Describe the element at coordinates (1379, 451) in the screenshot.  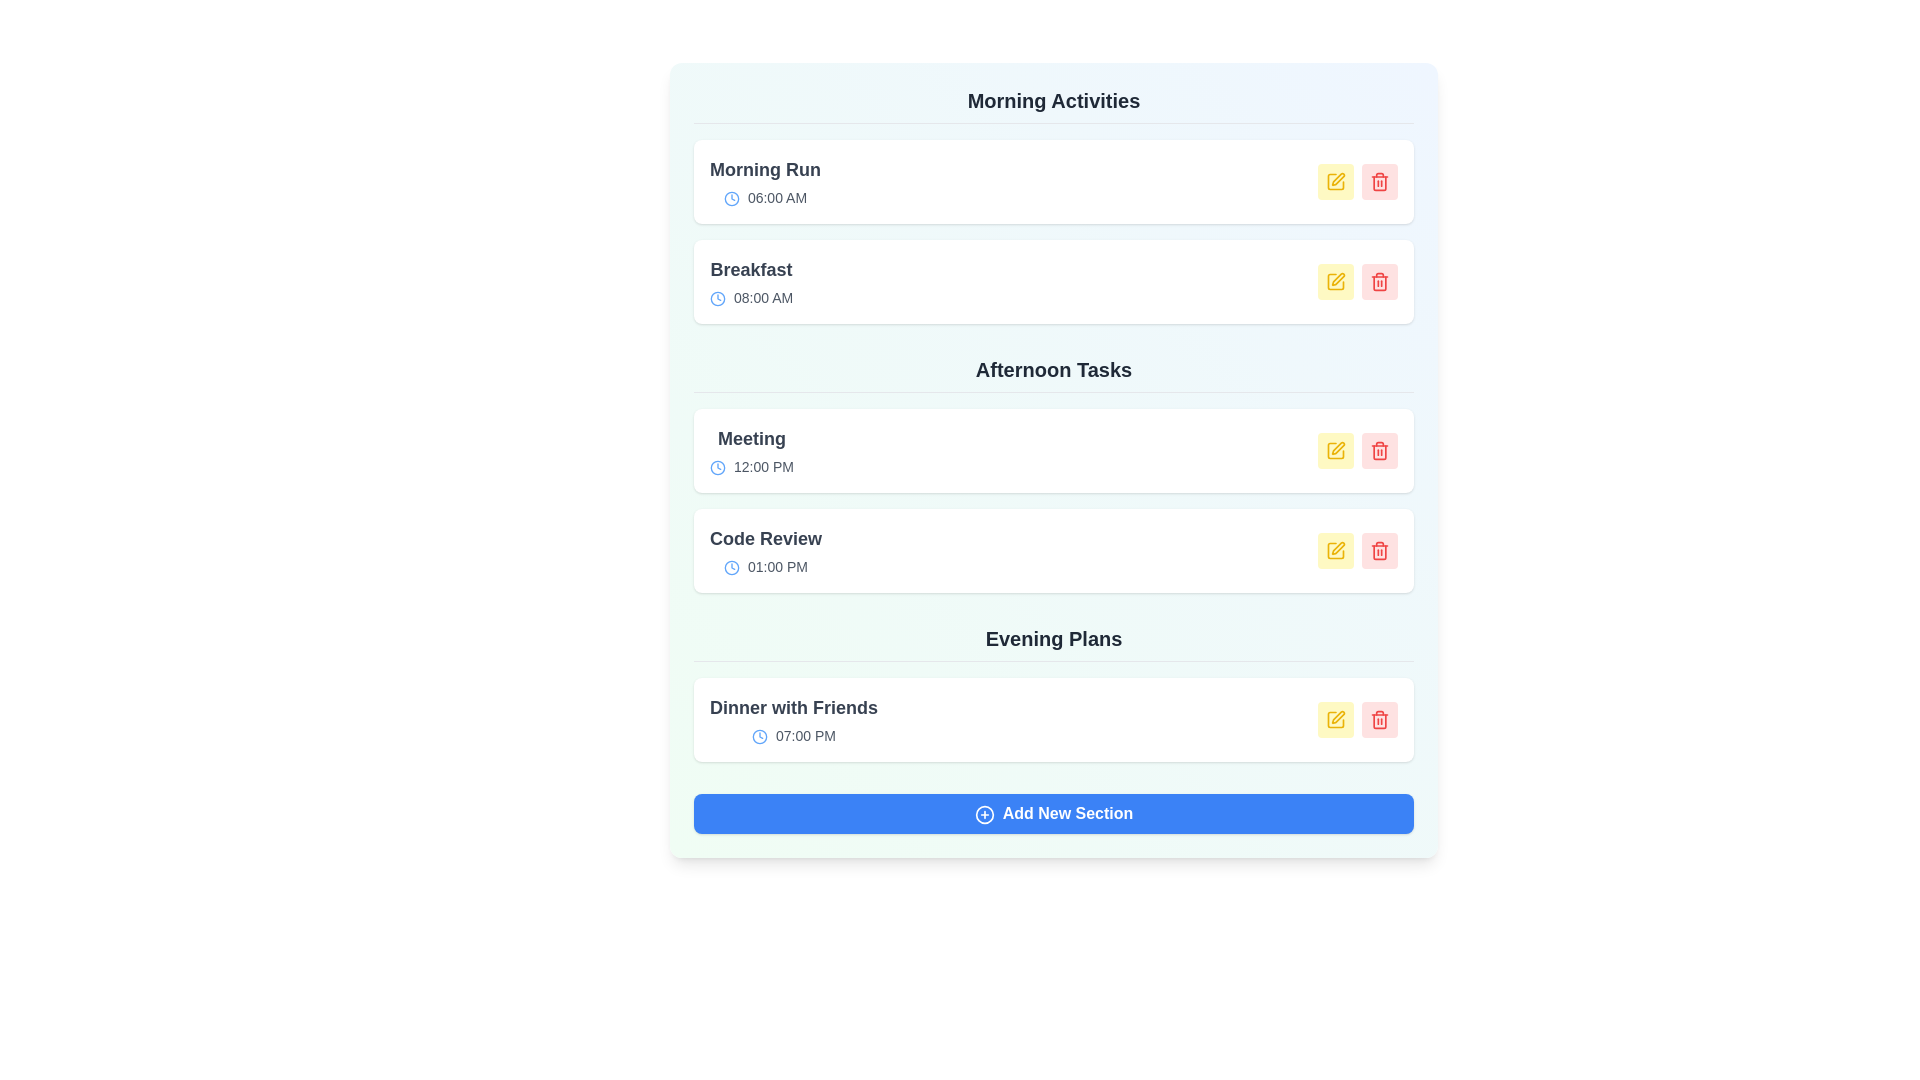
I see `delete button for the event Meeting` at that location.